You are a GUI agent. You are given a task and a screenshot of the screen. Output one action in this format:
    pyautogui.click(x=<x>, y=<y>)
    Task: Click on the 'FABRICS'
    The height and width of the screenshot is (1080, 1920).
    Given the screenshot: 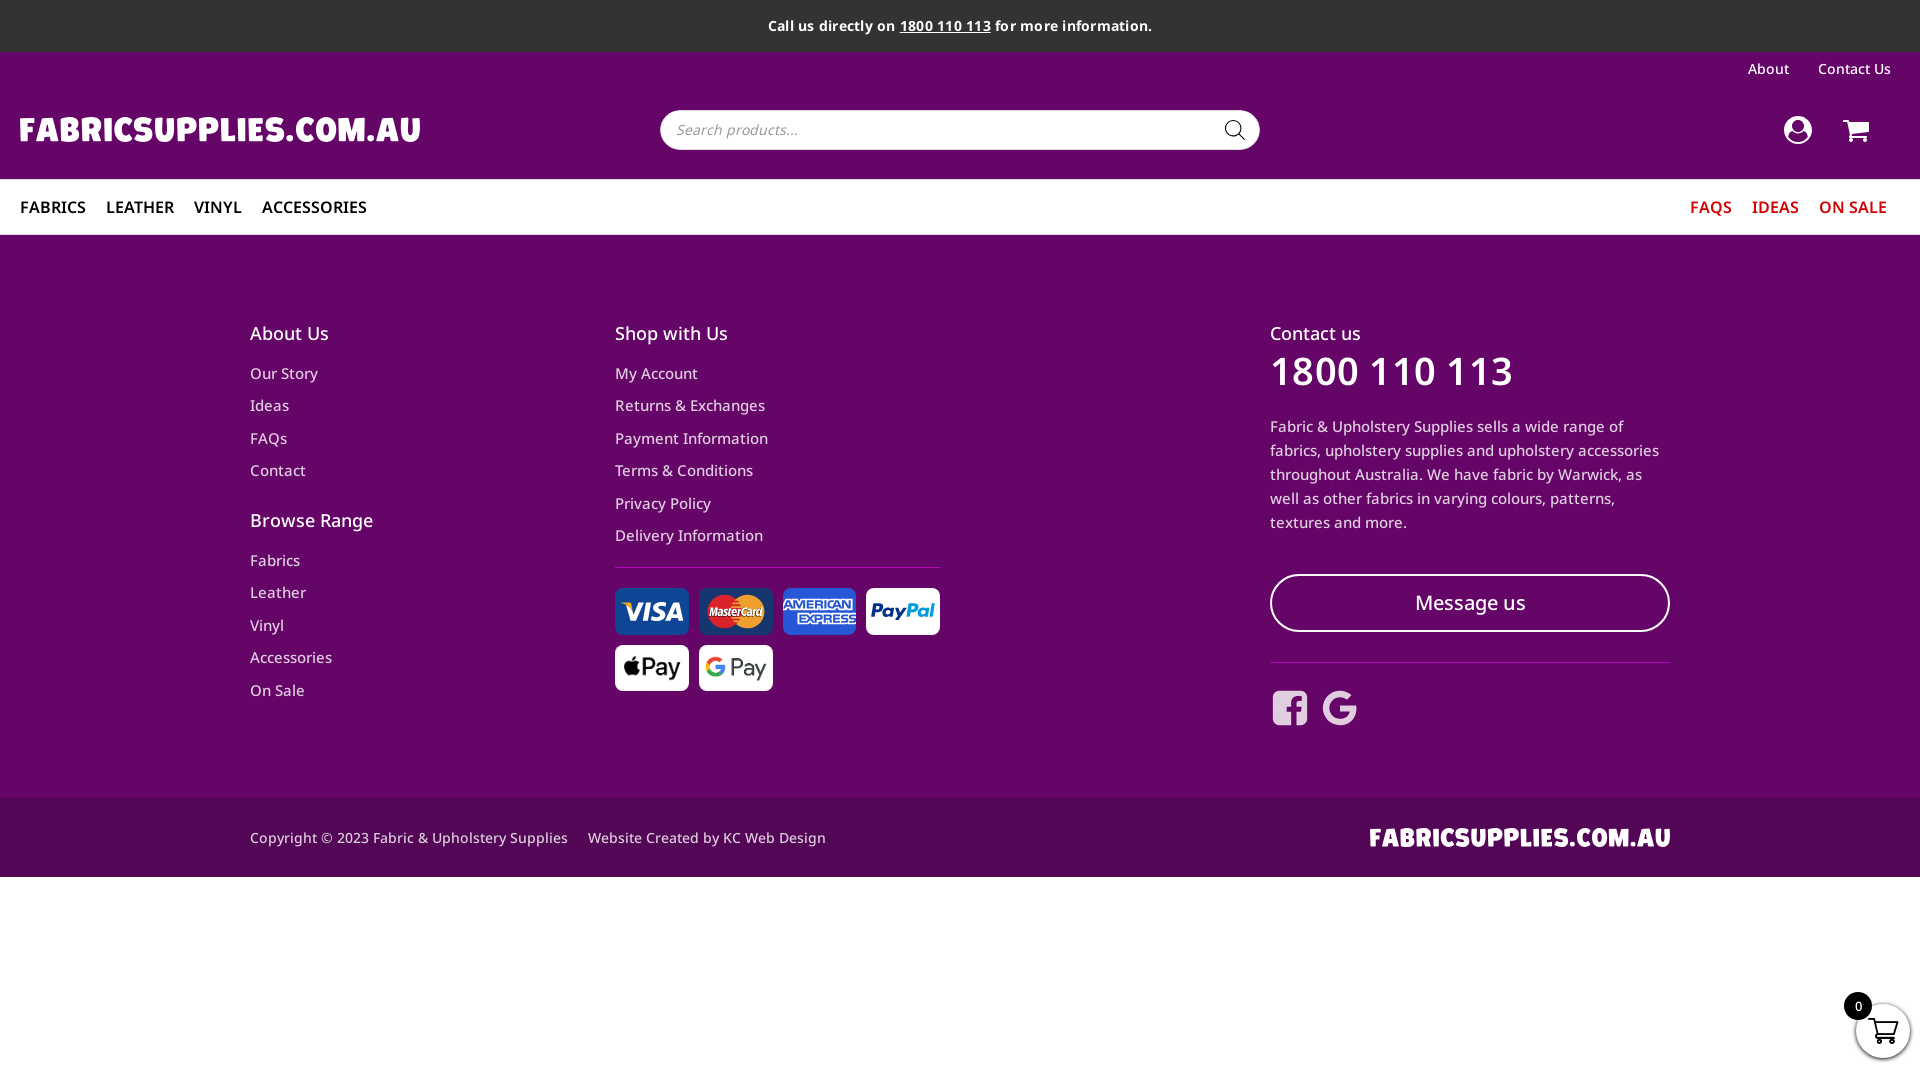 What is the action you would take?
    pyautogui.click(x=52, y=207)
    